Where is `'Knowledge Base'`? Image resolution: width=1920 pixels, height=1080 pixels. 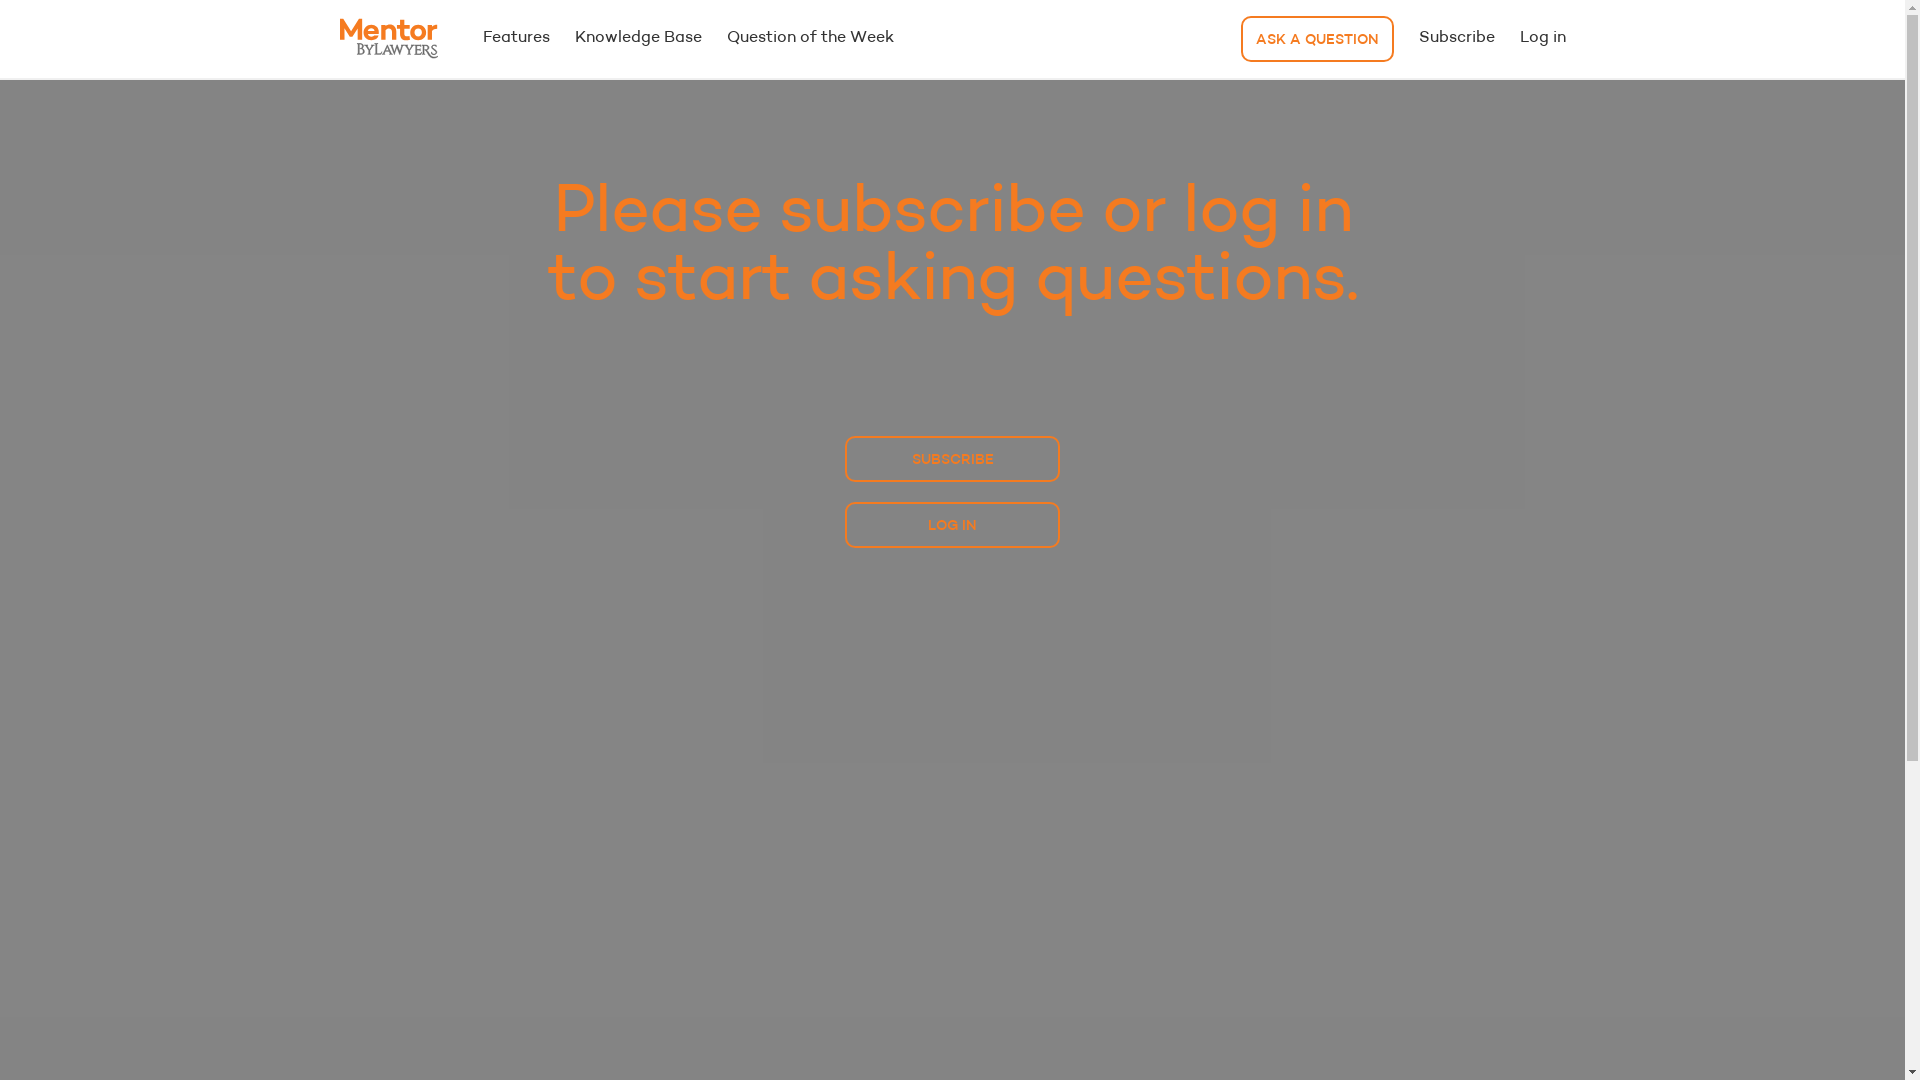 'Knowledge Base' is located at coordinates (636, 38).